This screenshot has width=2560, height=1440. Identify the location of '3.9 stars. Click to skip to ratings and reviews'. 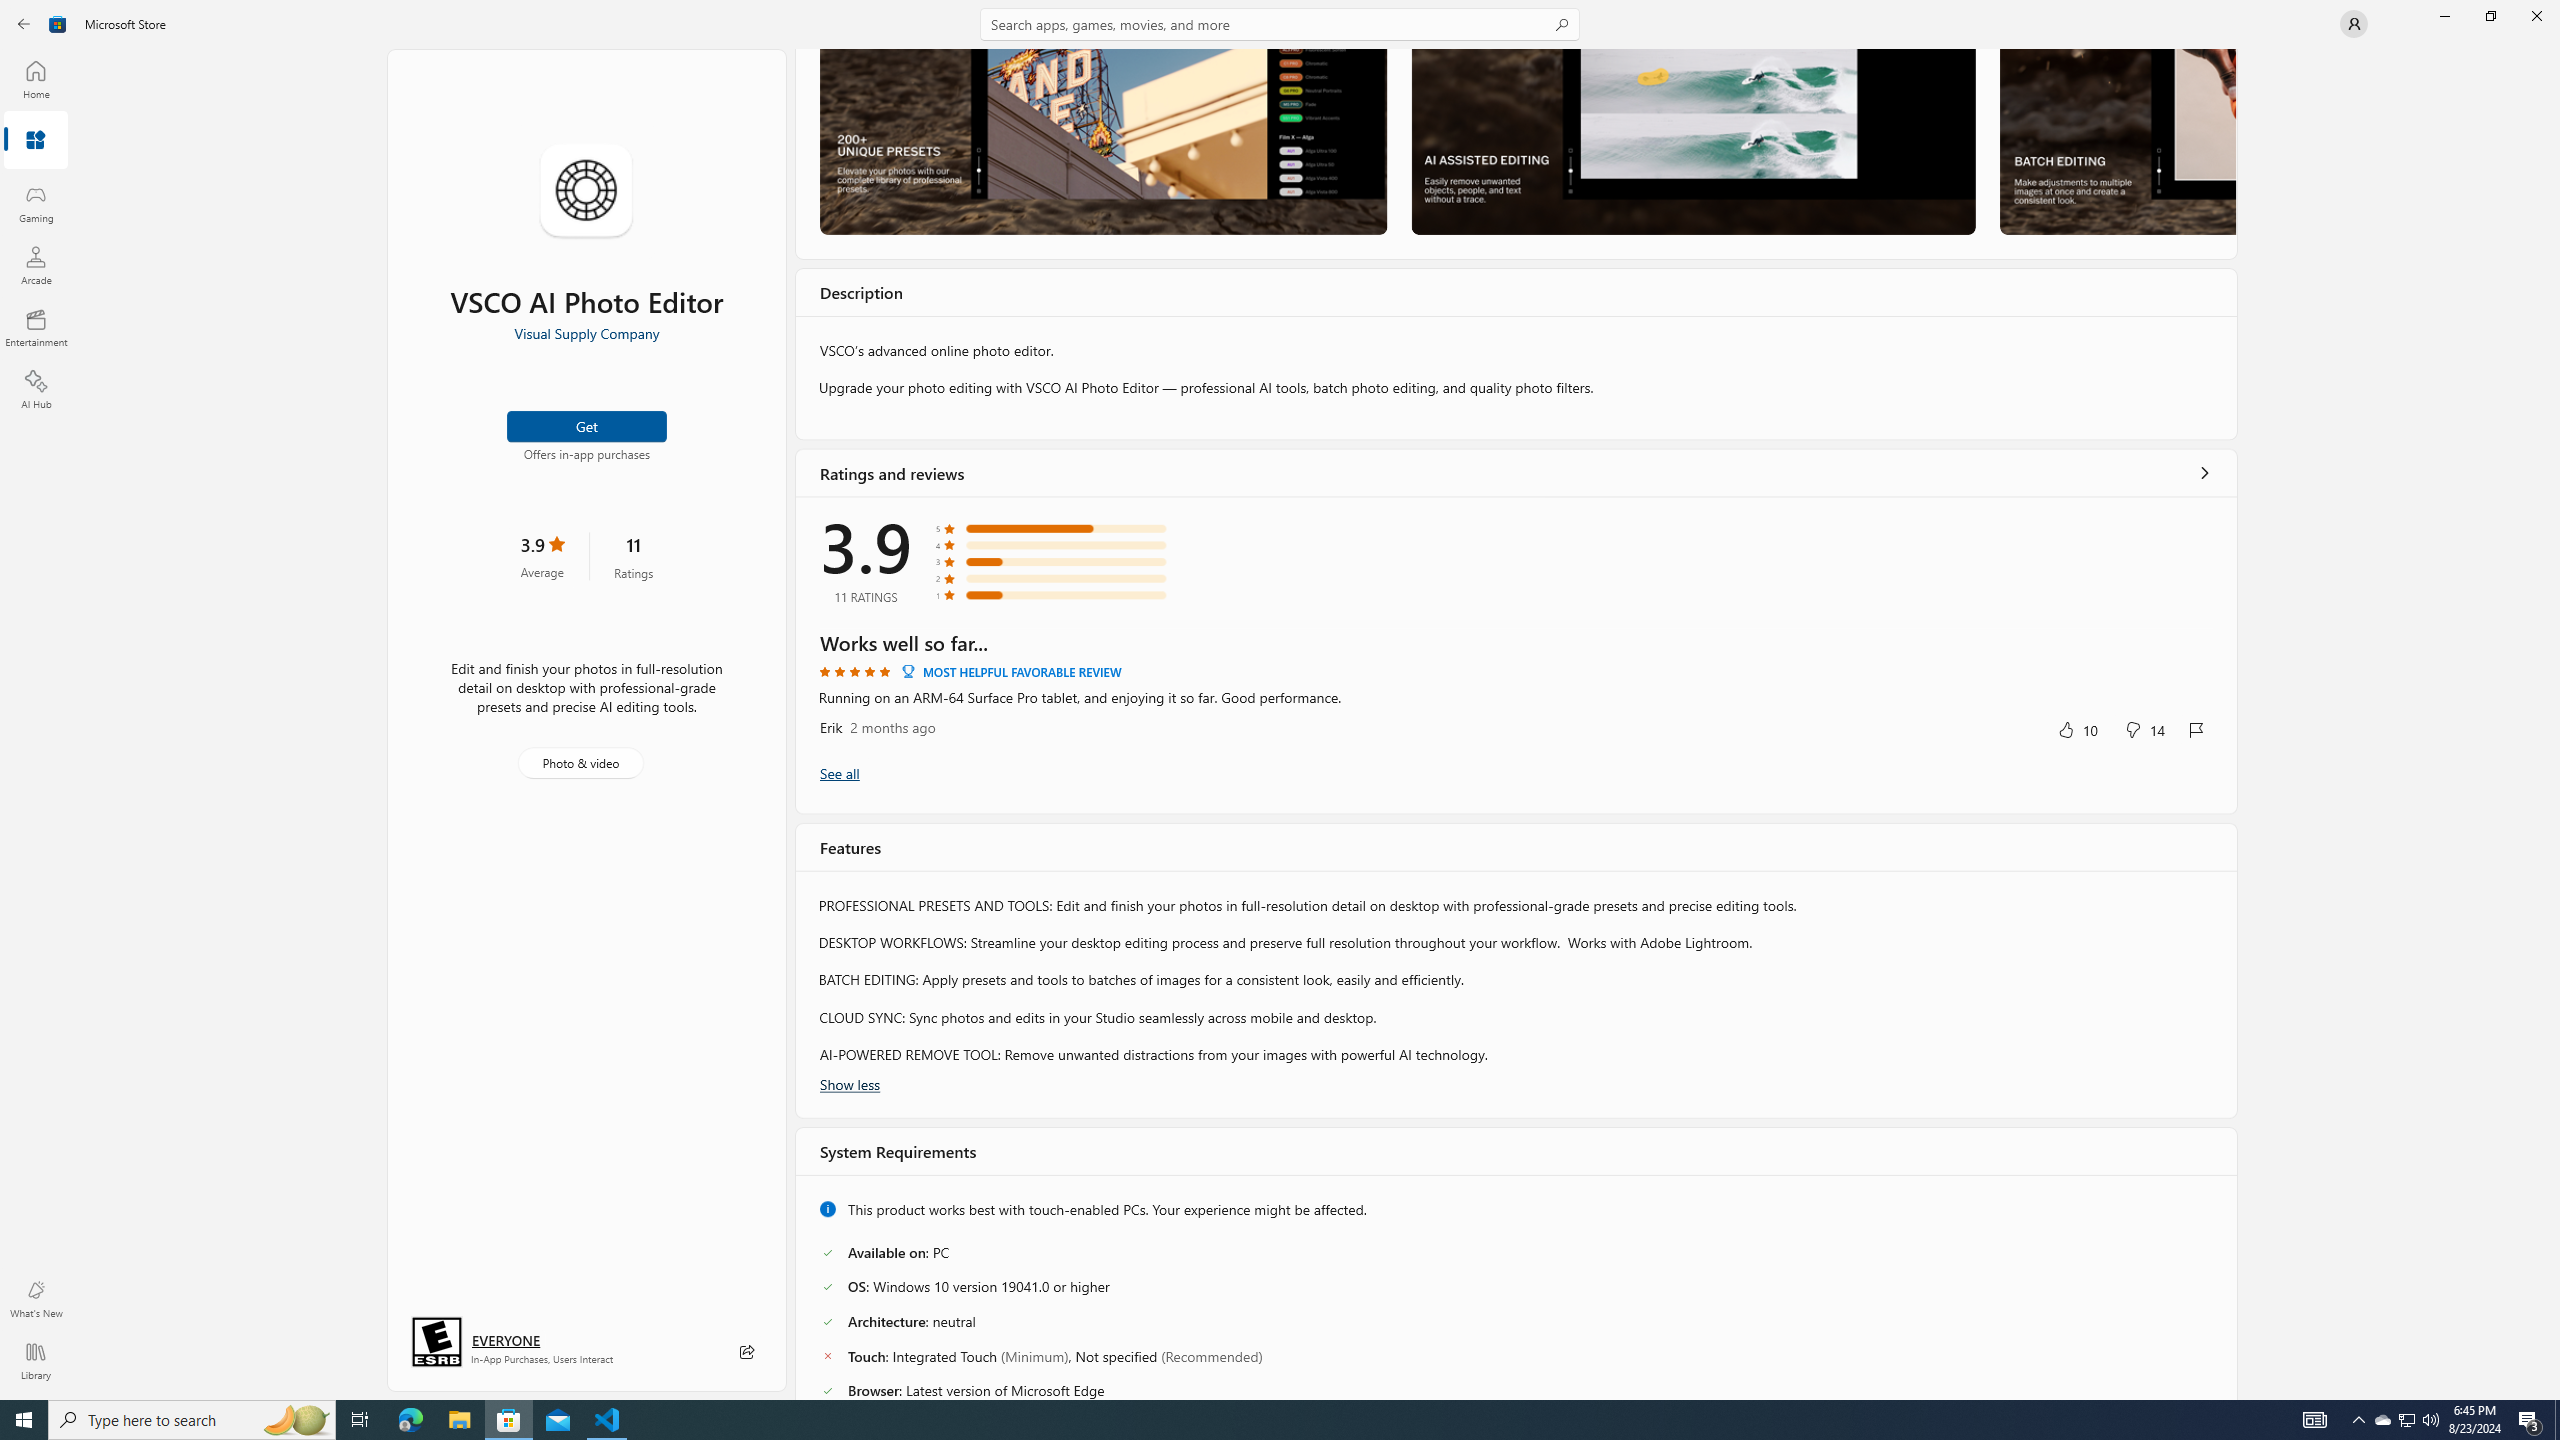
(541, 555).